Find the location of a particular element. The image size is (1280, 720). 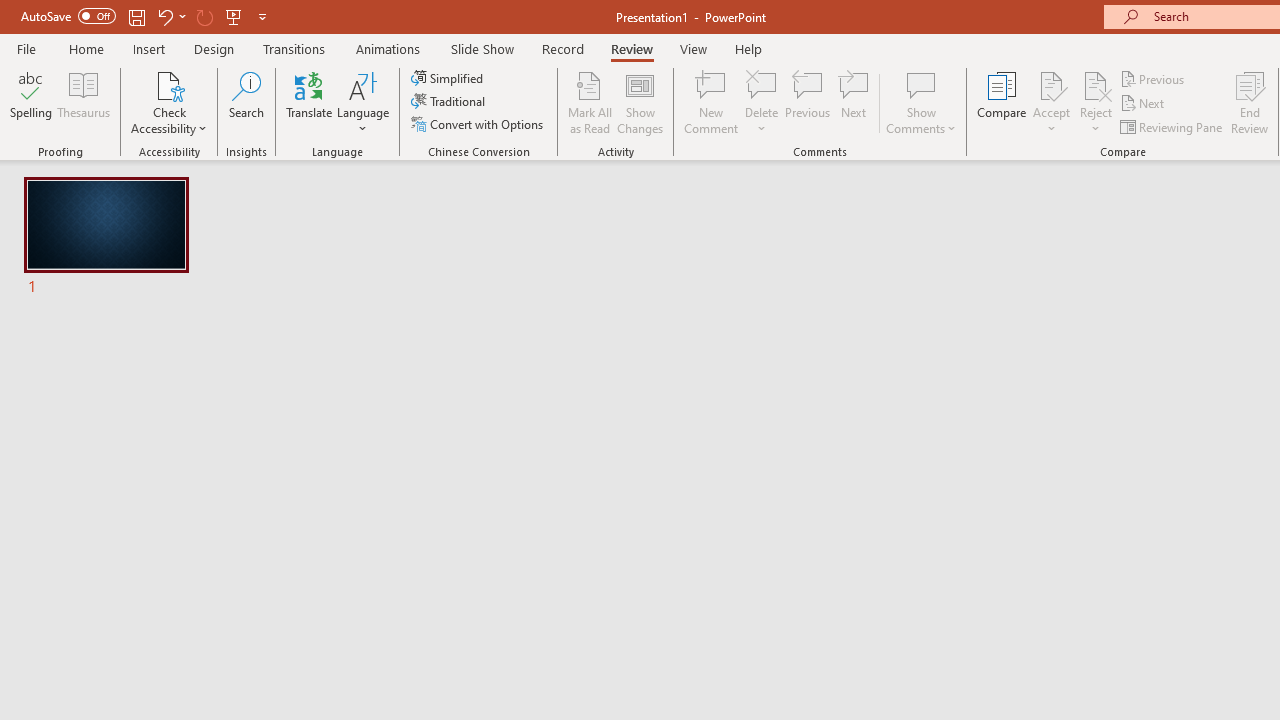

'Delete' is located at coordinates (761, 84).